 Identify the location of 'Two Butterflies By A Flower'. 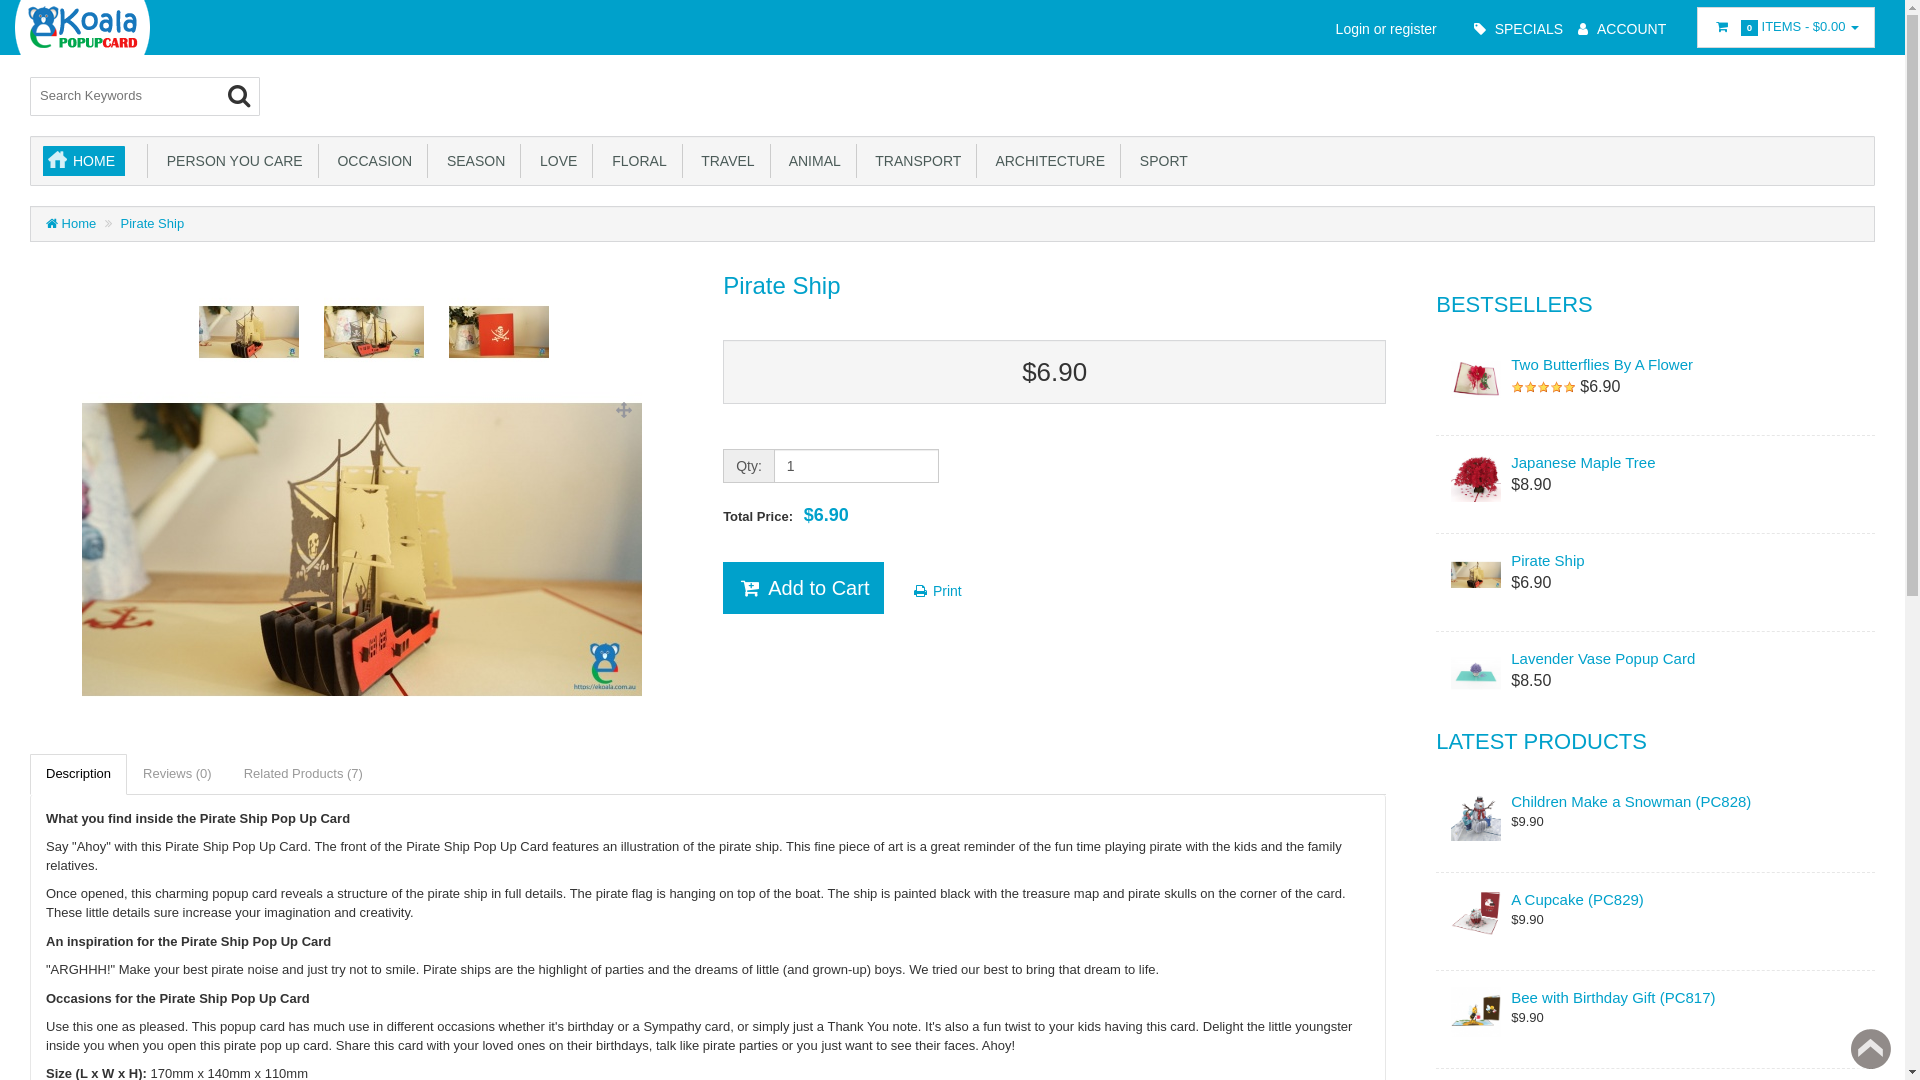
(1655, 364).